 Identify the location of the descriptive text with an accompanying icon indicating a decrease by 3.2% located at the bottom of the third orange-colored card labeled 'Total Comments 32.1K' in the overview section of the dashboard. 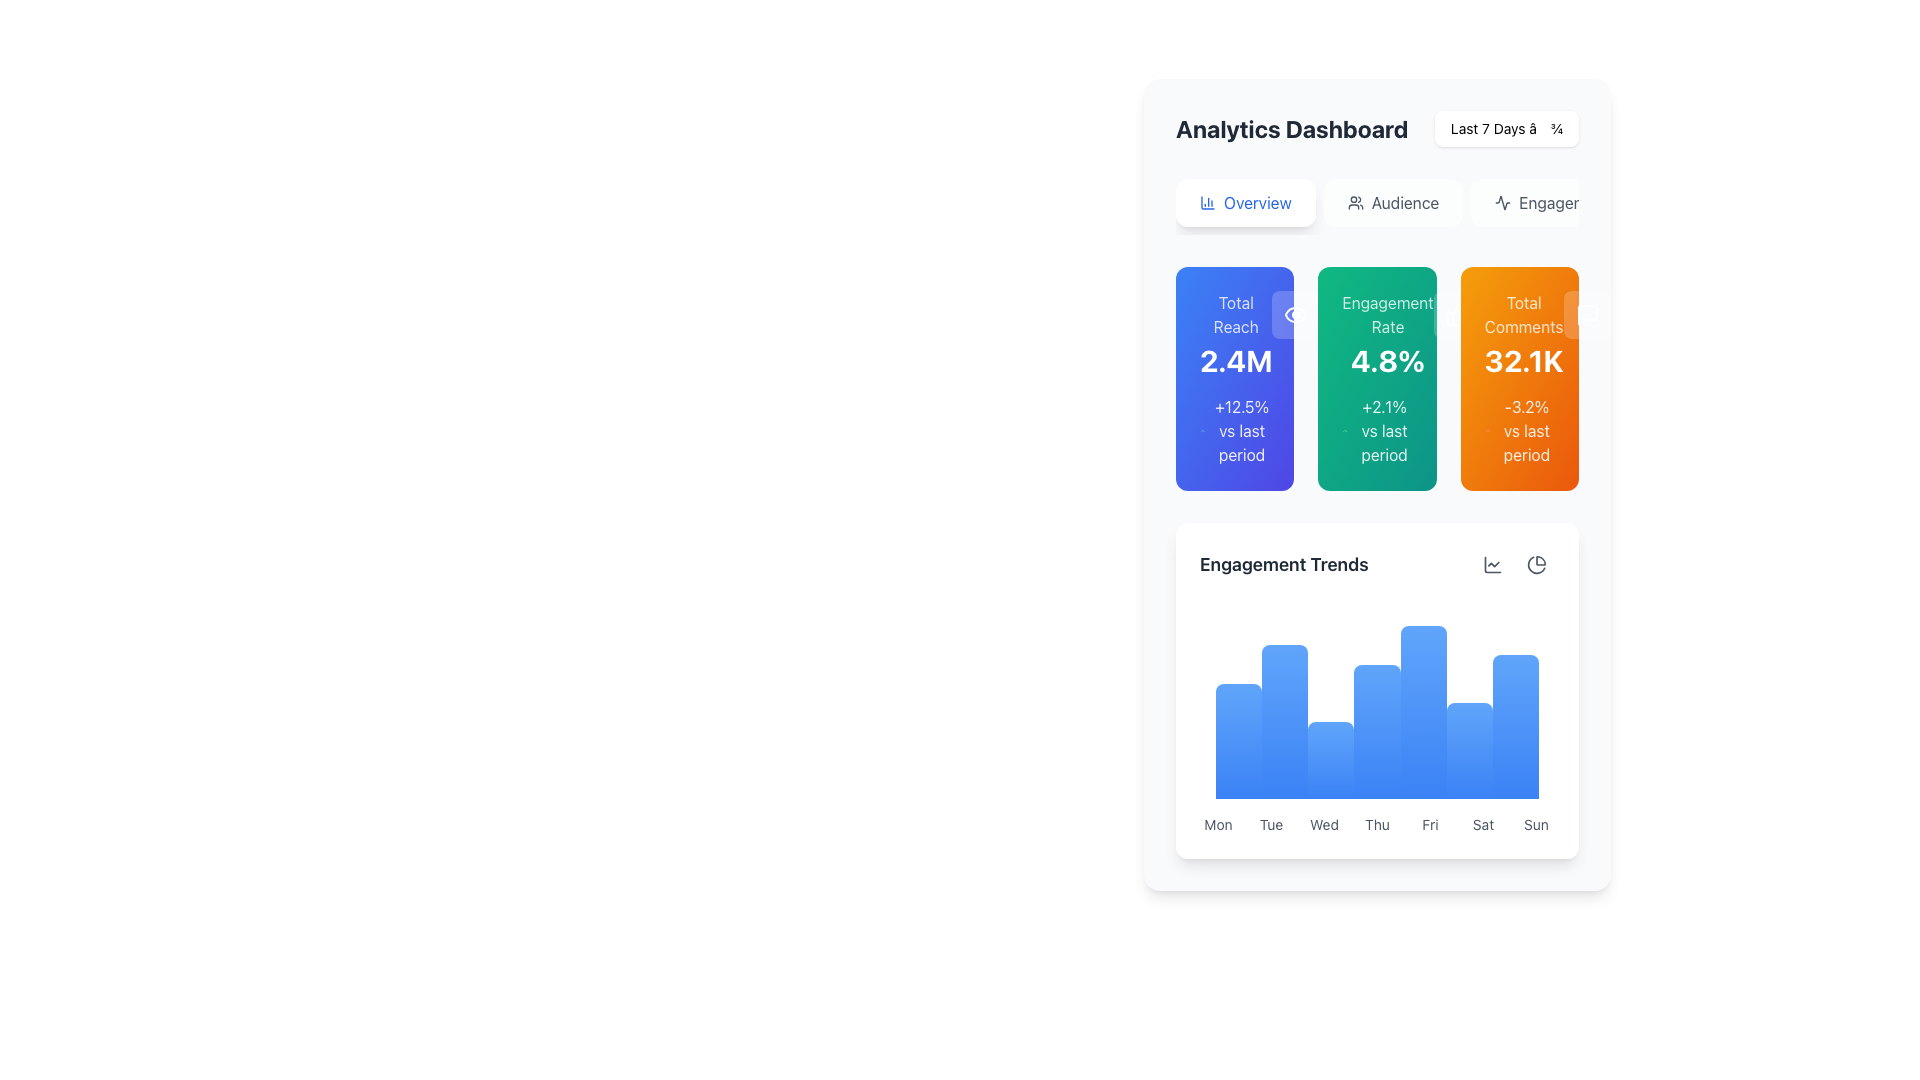
(1519, 430).